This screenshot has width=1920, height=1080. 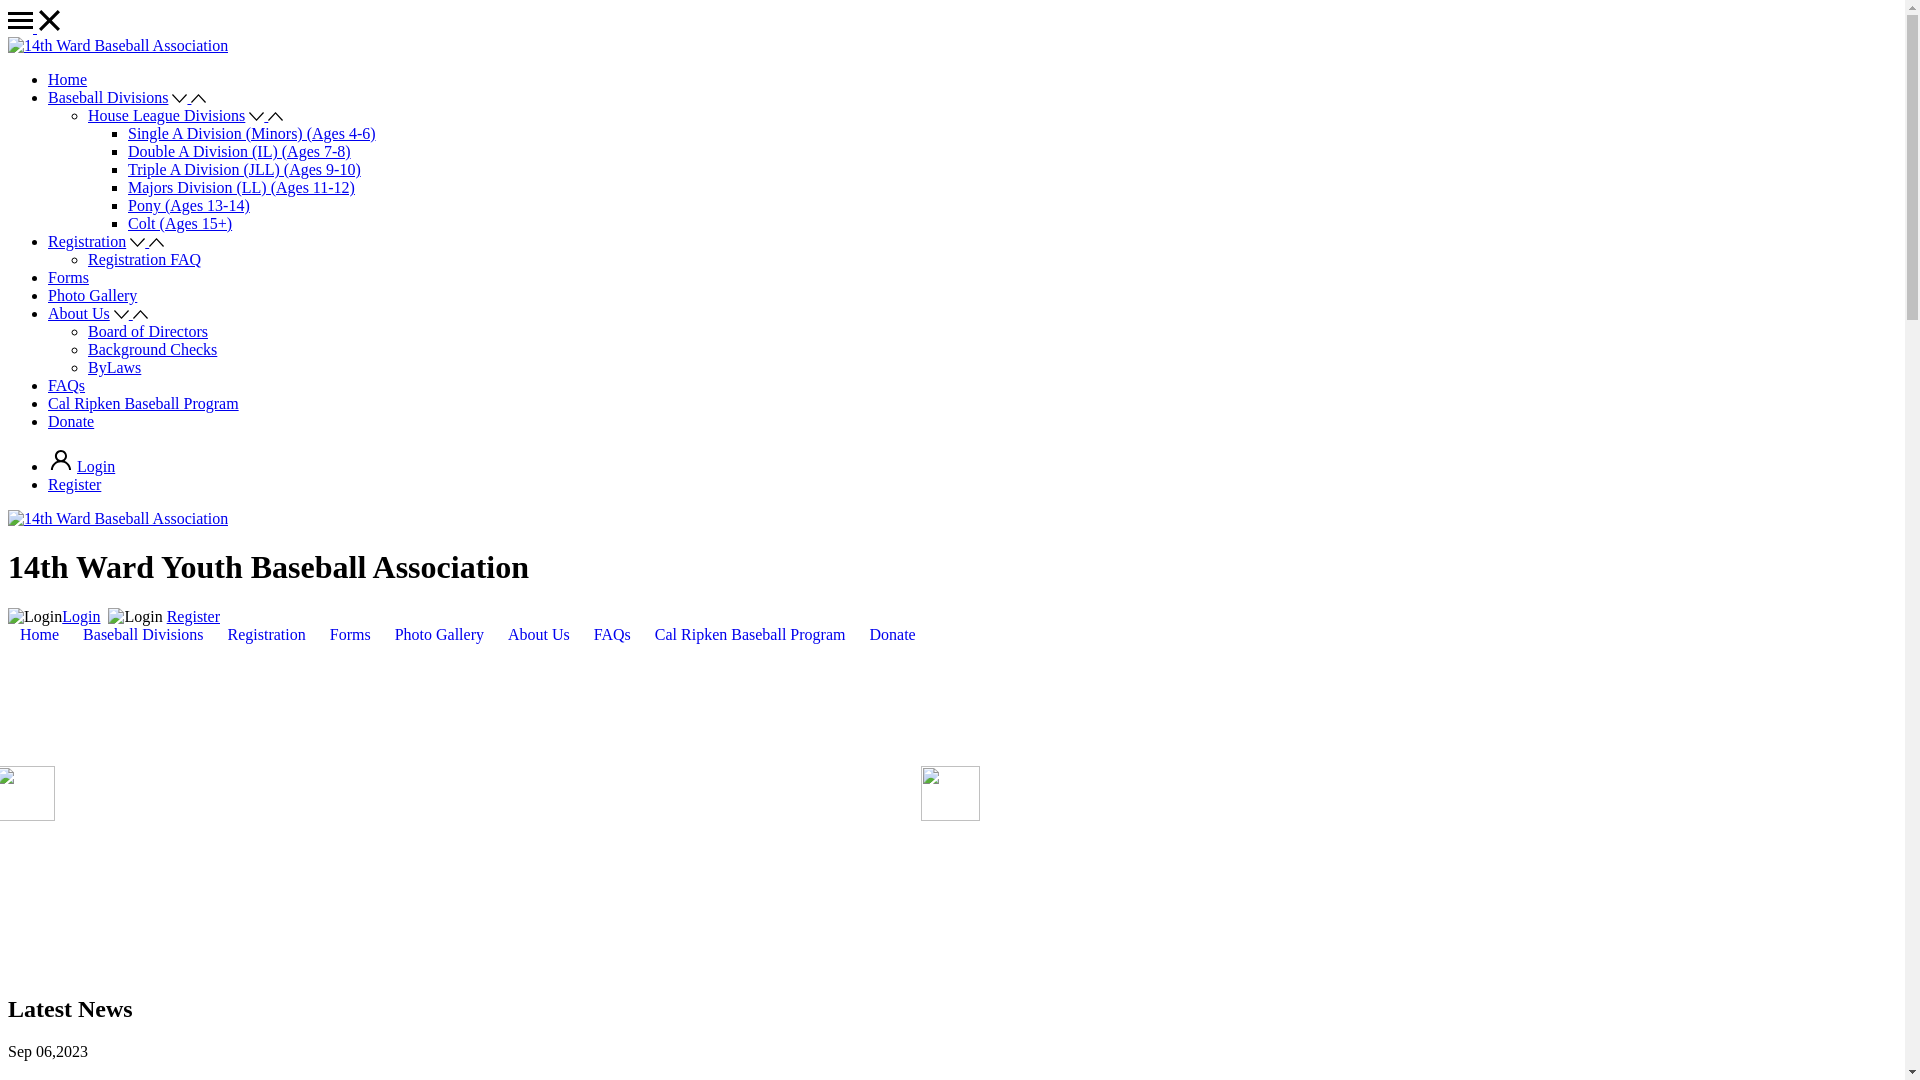 I want to click on 'FAQs', so click(x=611, y=635).